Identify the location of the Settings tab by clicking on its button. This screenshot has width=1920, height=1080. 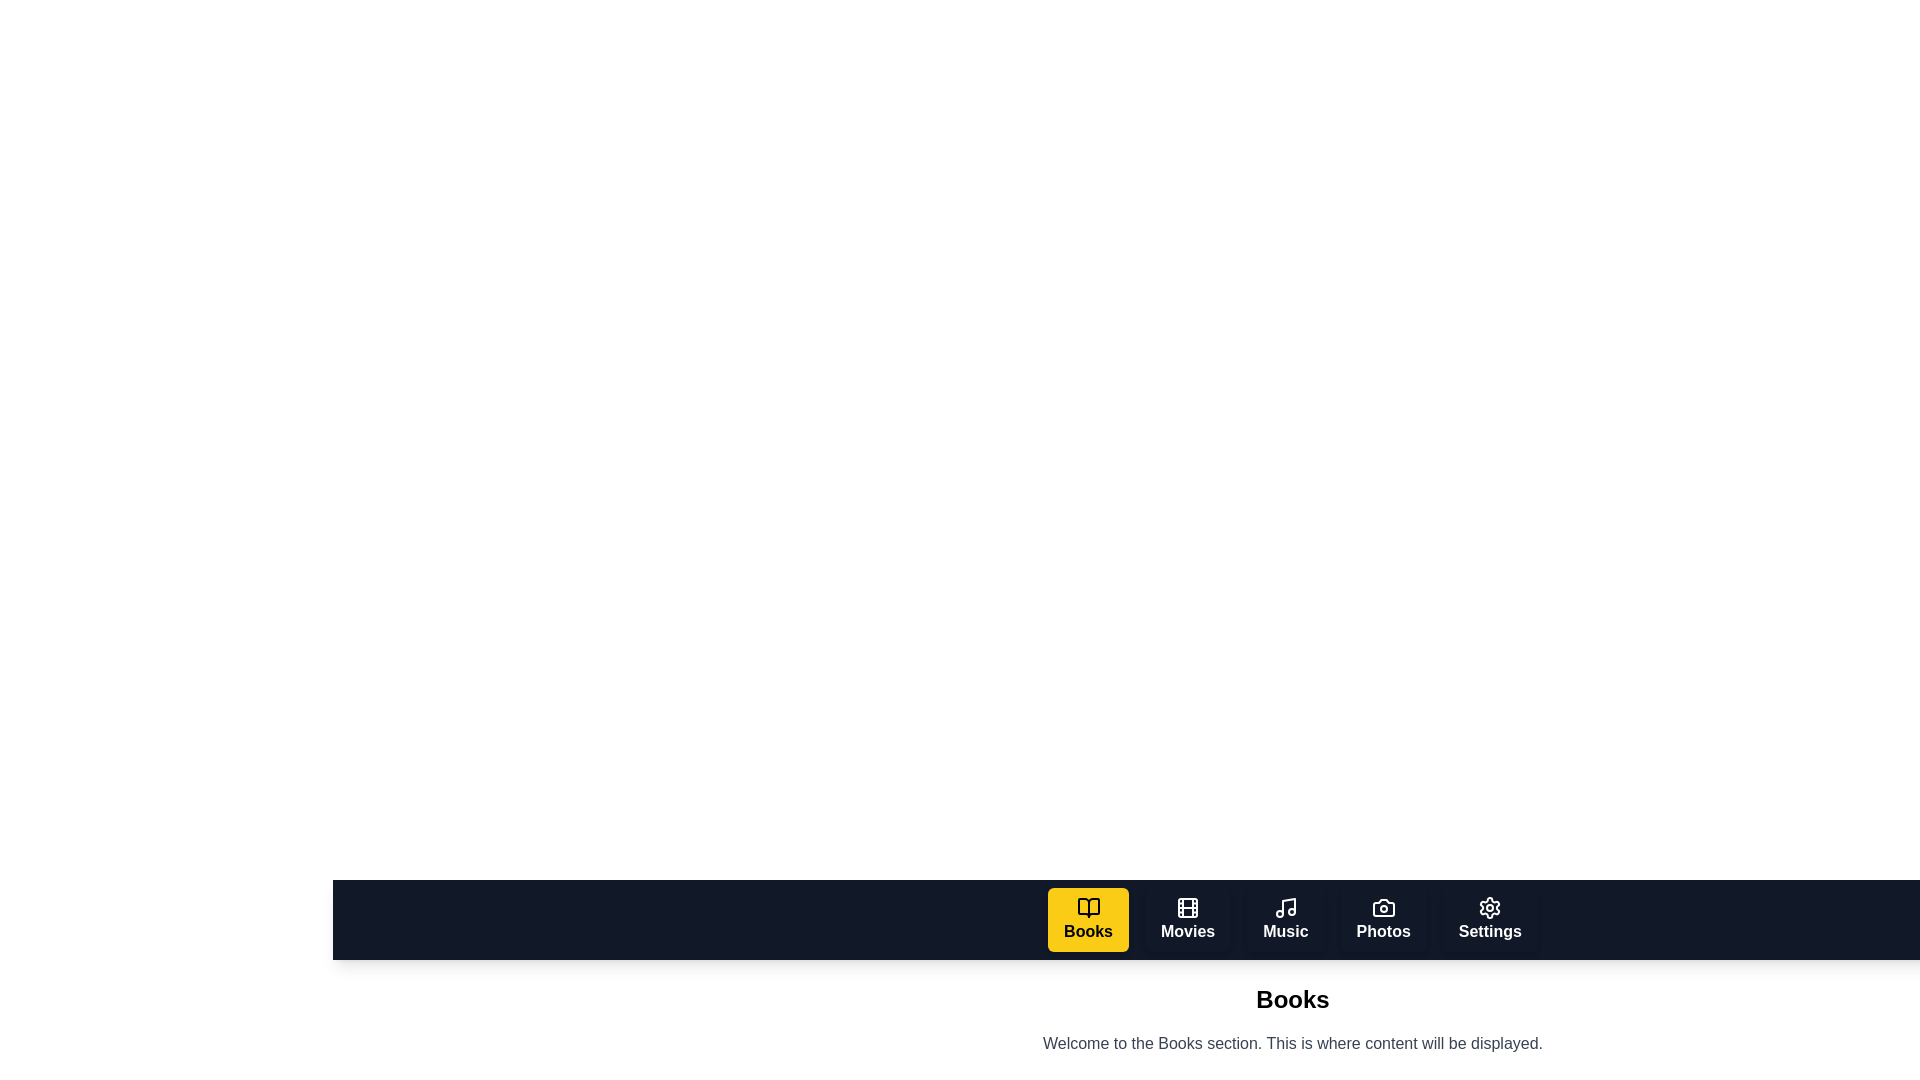
(1490, 920).